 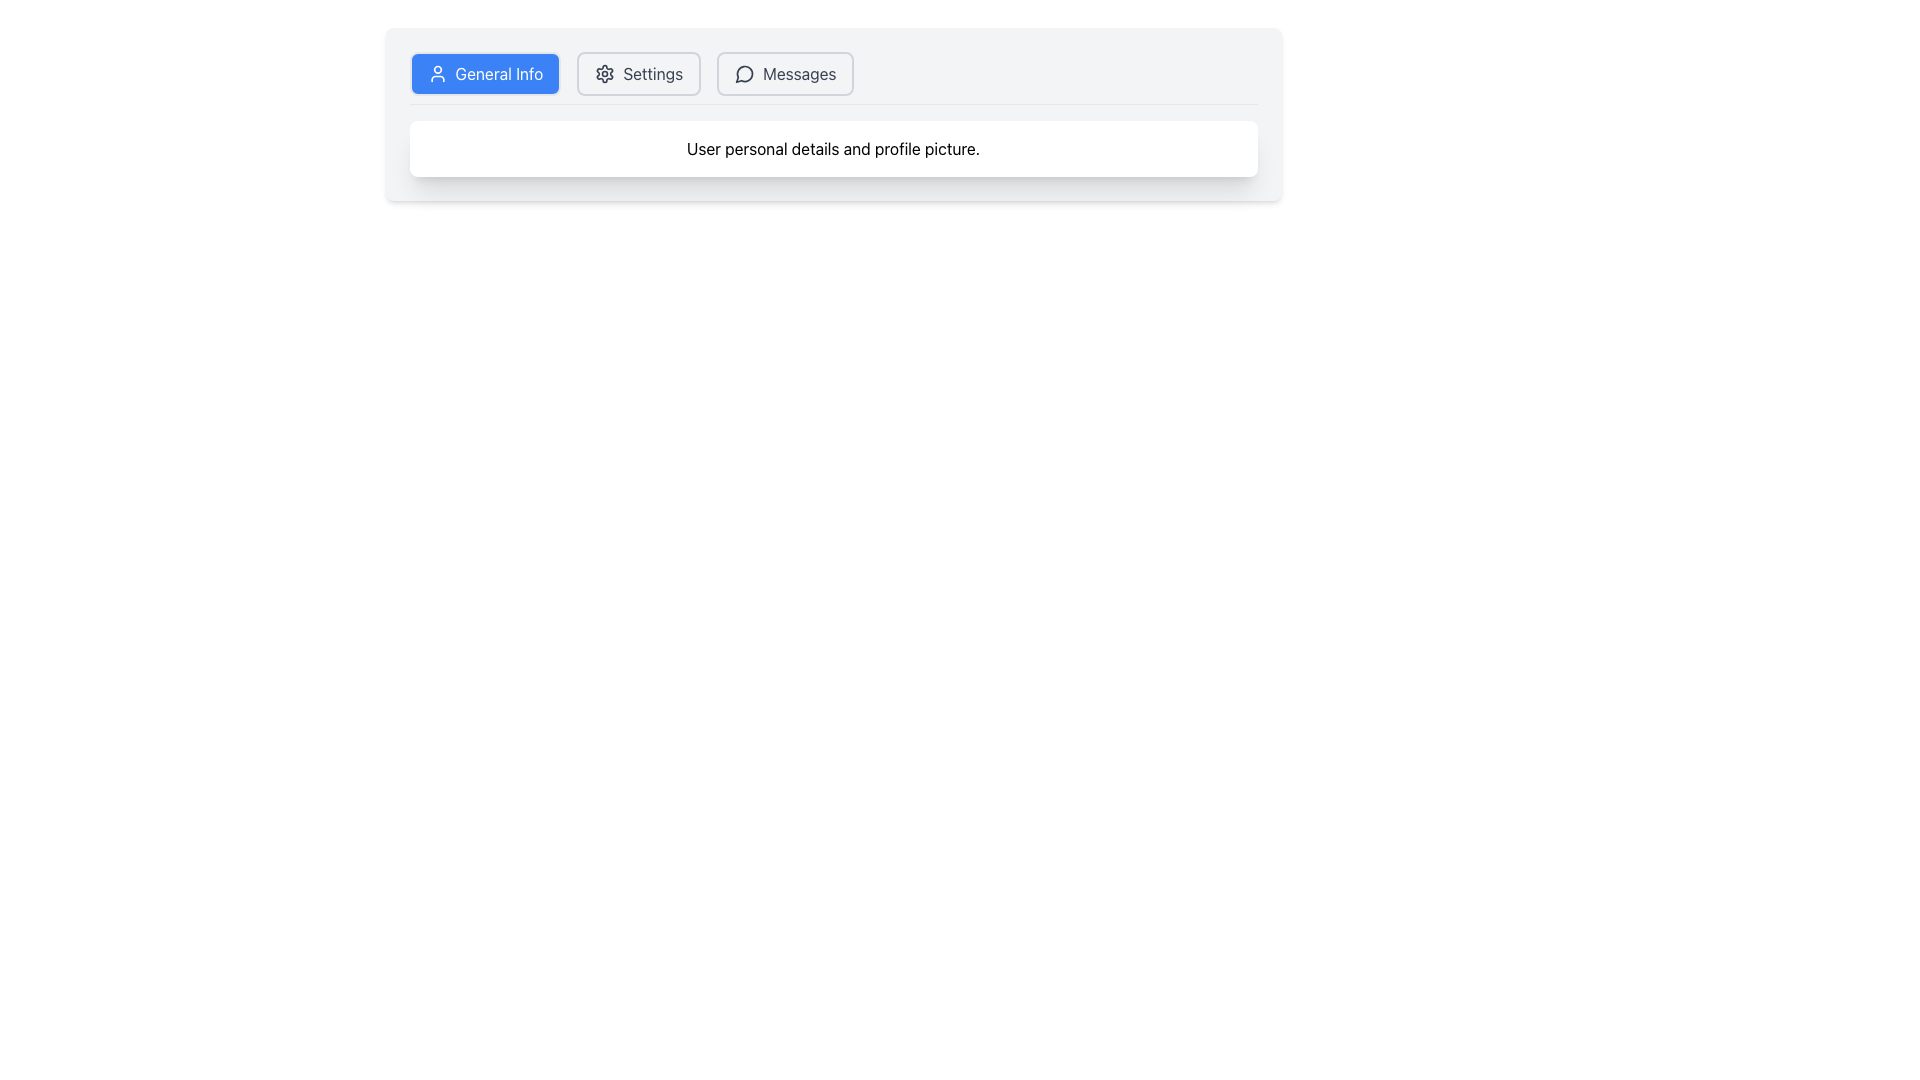 I want to click on the Decorative Icon (speech bubble graphic) located in the 'Messages' tab, situated between the 'Settings' tab and other elements in the upper central section of the interface, so click(x=743, y=73).